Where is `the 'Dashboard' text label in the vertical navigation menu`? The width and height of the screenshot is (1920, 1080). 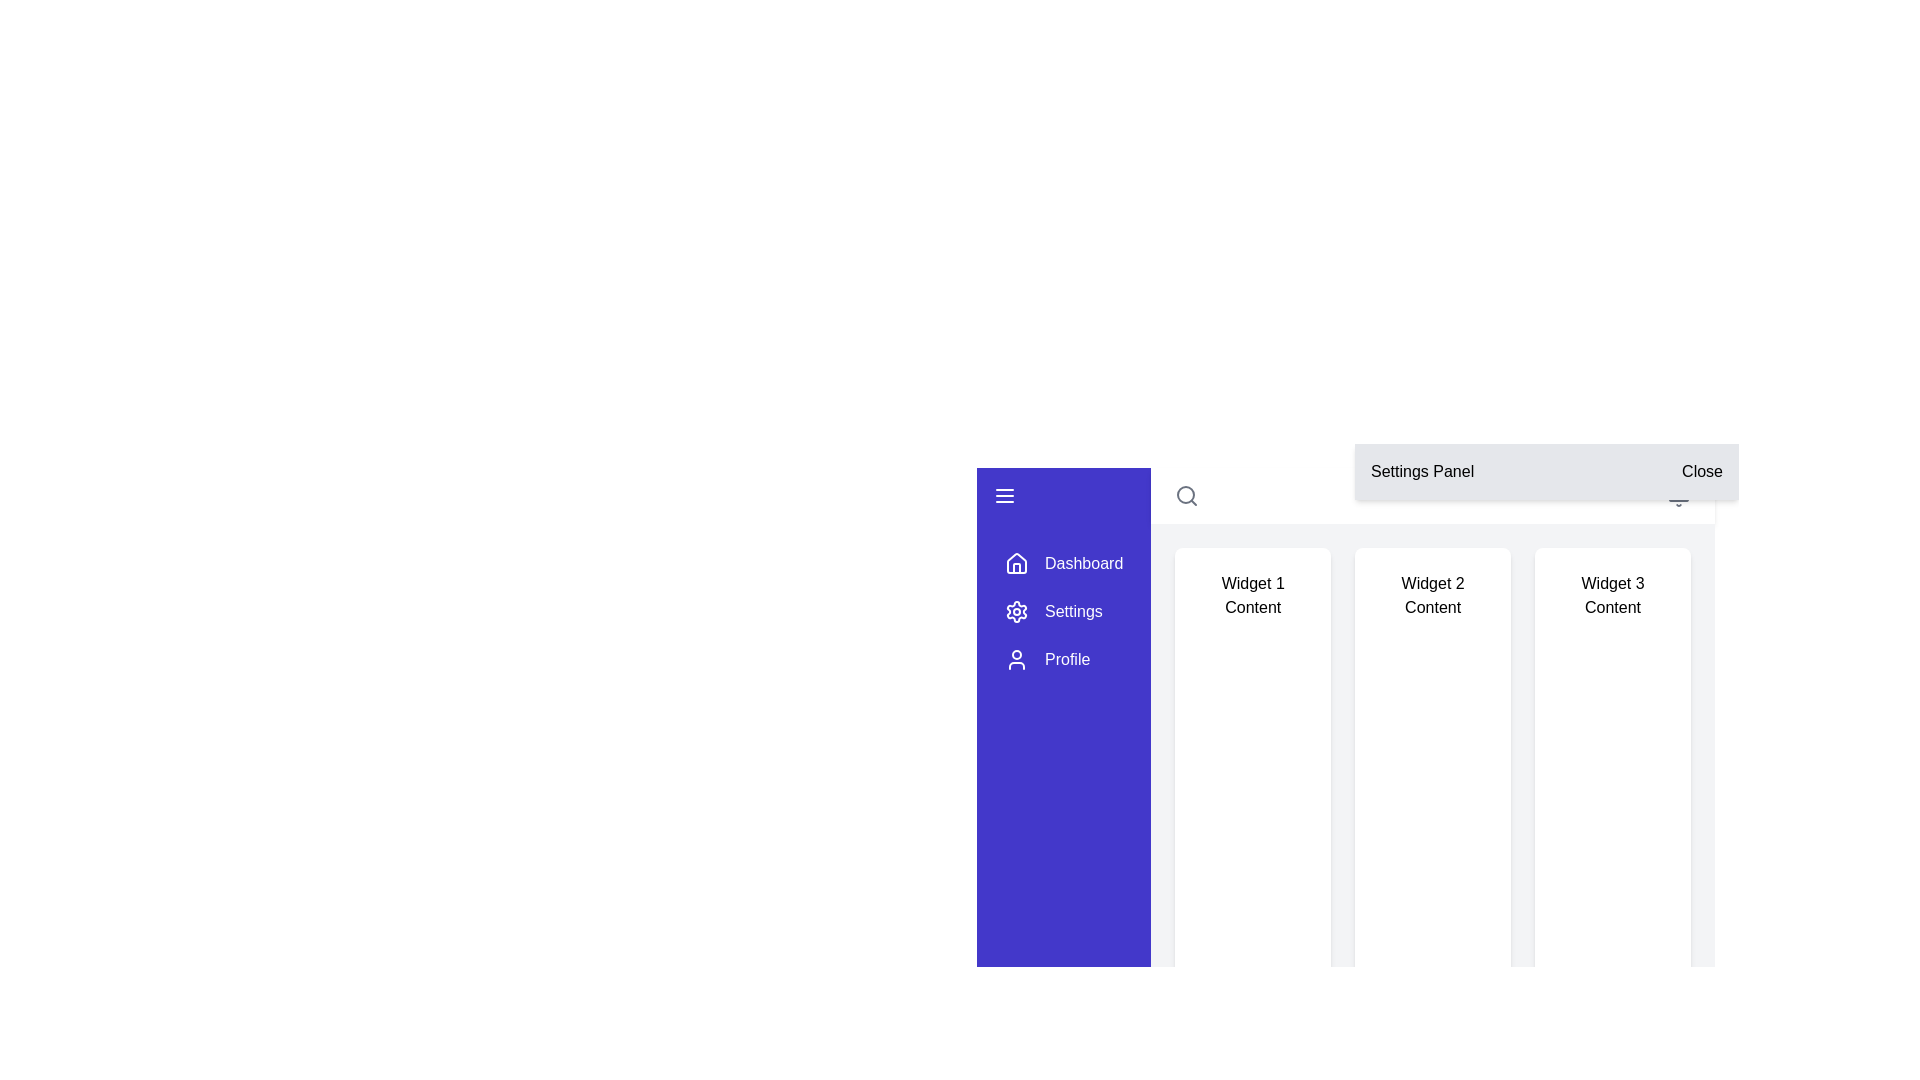
the 'Dashboard' text label in the vertical navigation menu is located at coordinates (1083, 563).